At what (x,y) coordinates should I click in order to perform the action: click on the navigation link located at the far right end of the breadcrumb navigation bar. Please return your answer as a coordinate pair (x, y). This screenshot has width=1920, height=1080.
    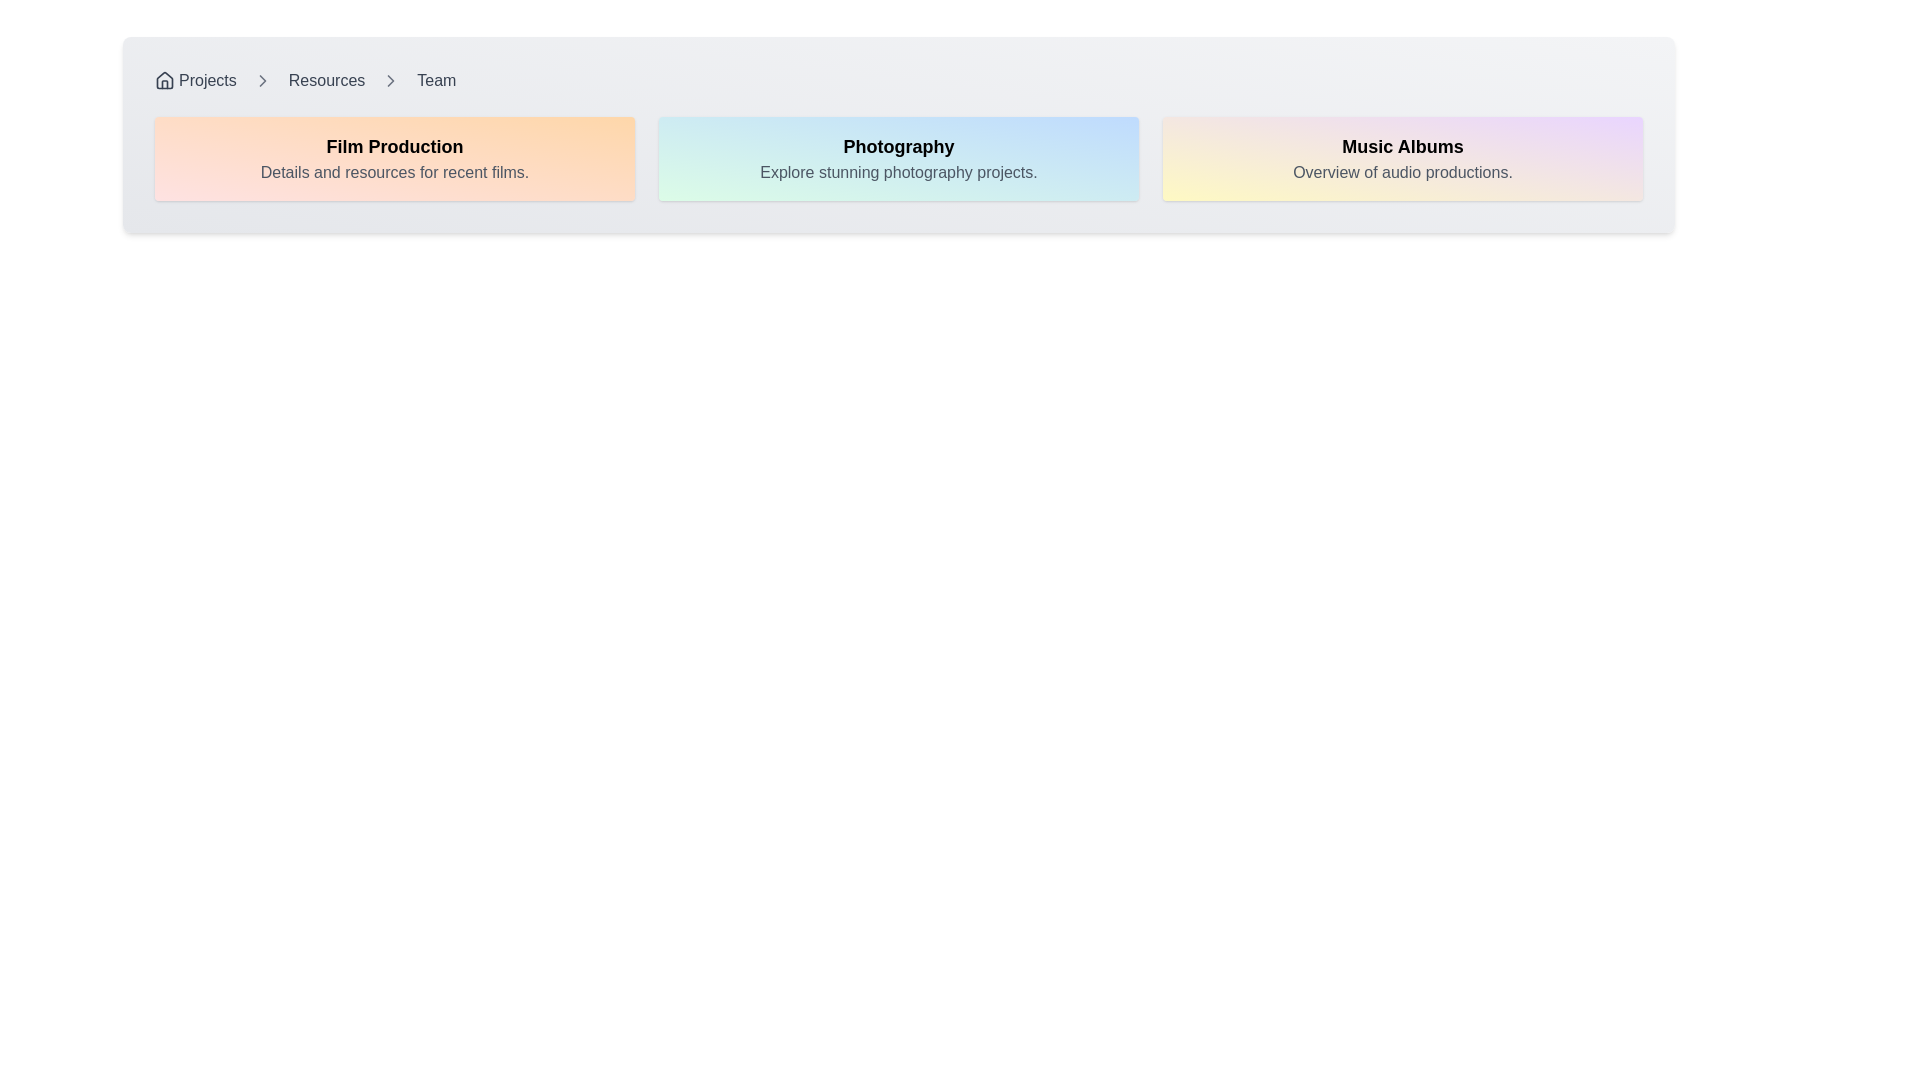
    Looking at the image, I should click on (435, 80).